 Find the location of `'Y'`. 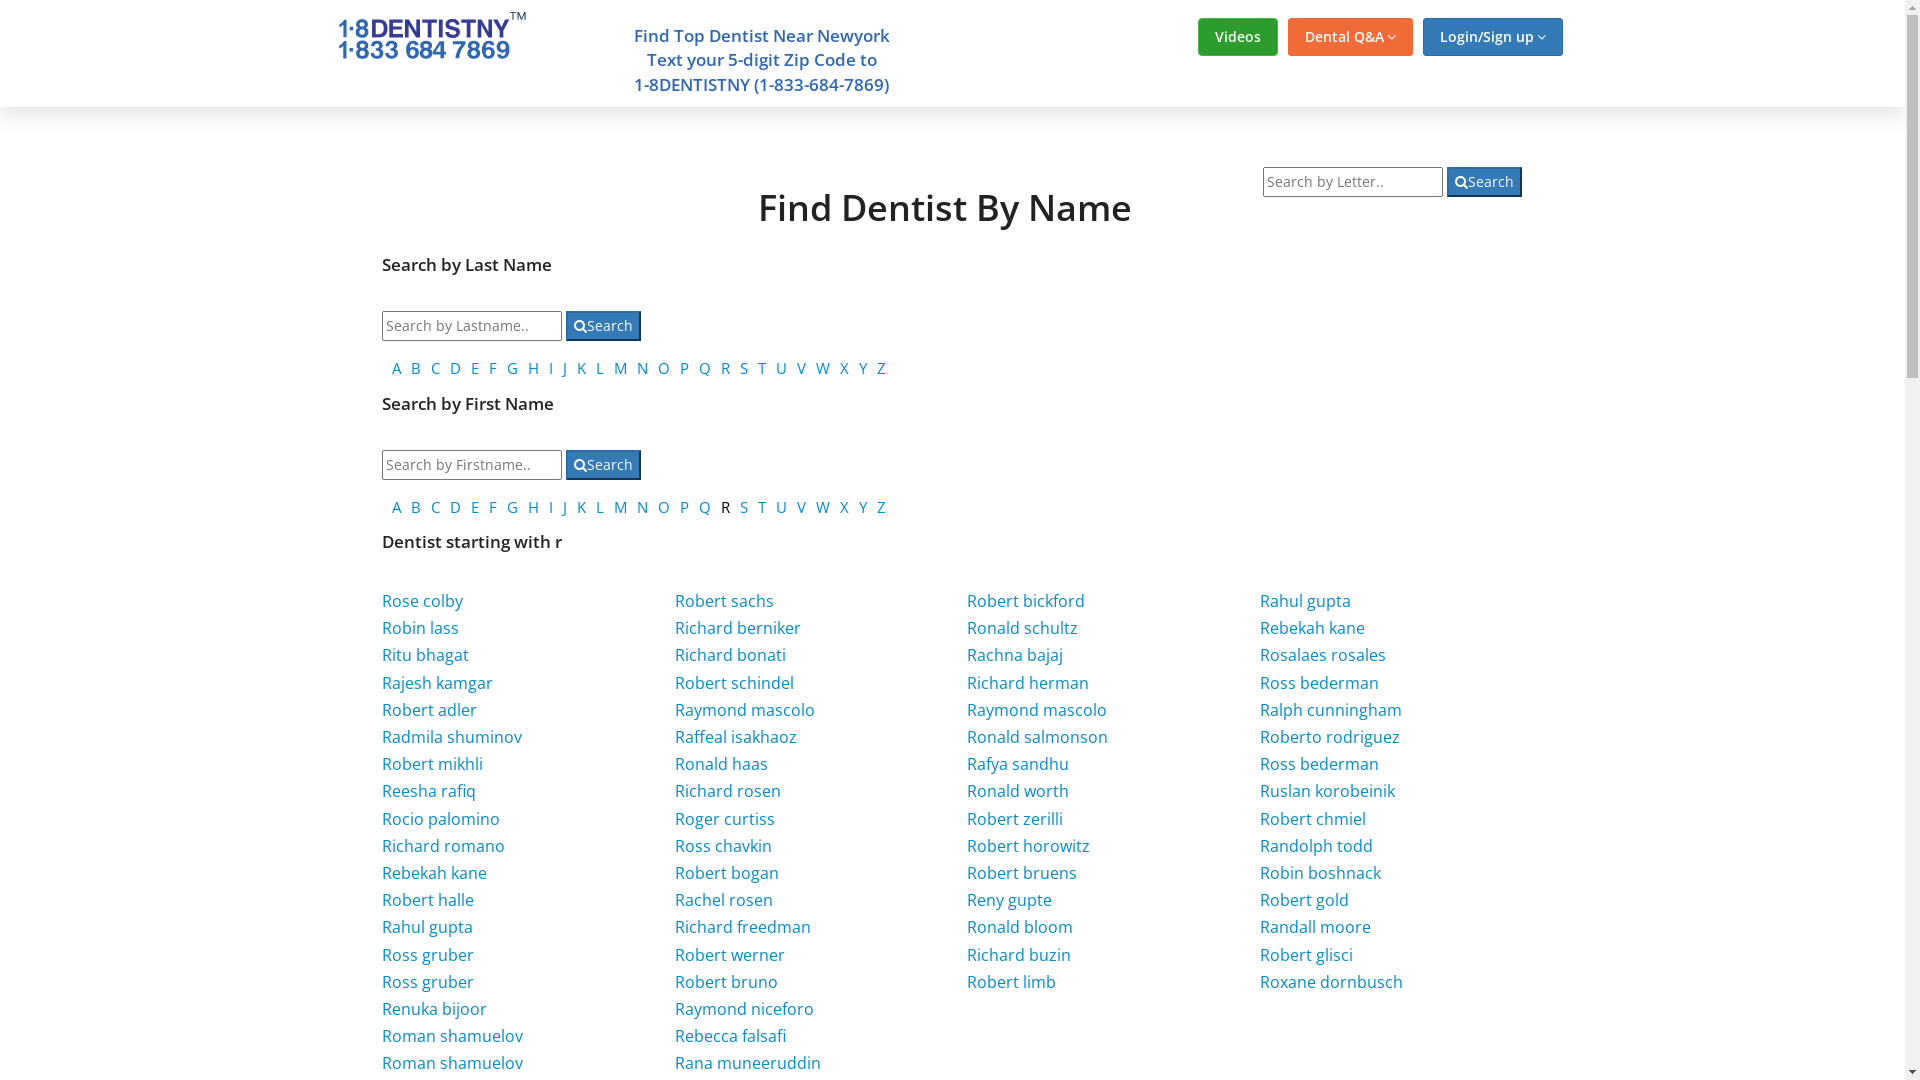

'Y' is located at coordinates (863, 367).